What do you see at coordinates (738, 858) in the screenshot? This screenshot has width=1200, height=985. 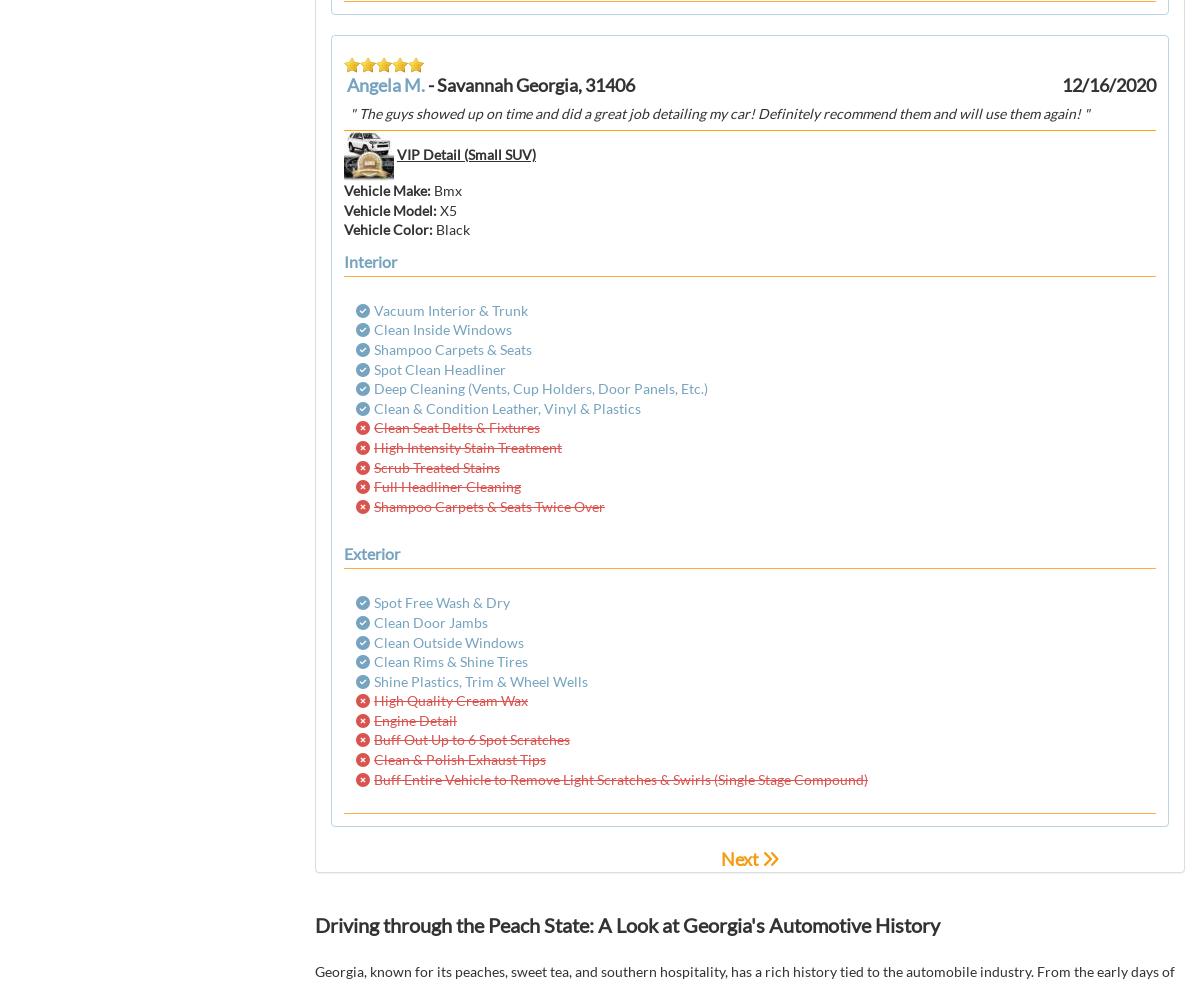 I see `'Next'` at bounding box center [738, 858].